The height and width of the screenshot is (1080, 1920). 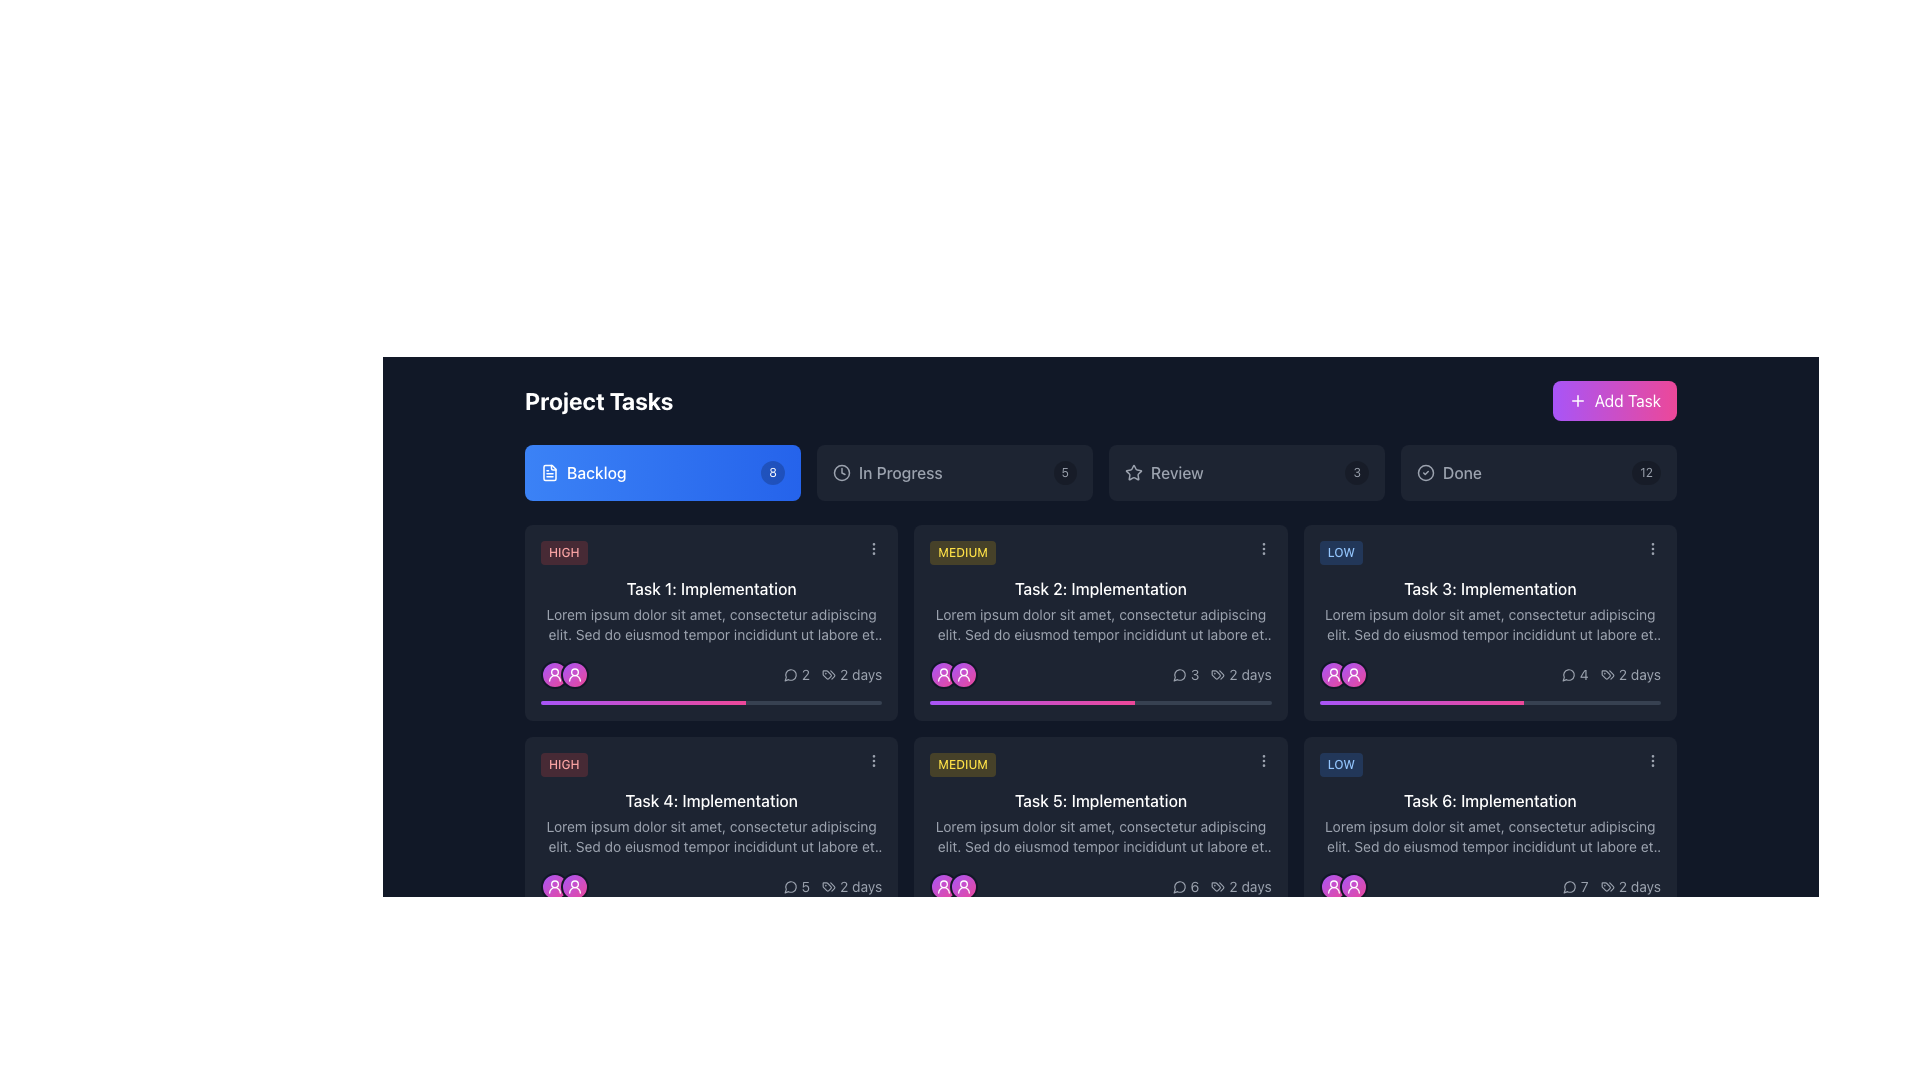 What do you see at coordinates (899, 473) in the screenshot?
I see `the text element displaying the status 'In Progress', which is styled with a medium-weight font and lighter color, located to the right of a circular clock icon in the status bar at the top of the project management interface` at bounding box center [899, 473].